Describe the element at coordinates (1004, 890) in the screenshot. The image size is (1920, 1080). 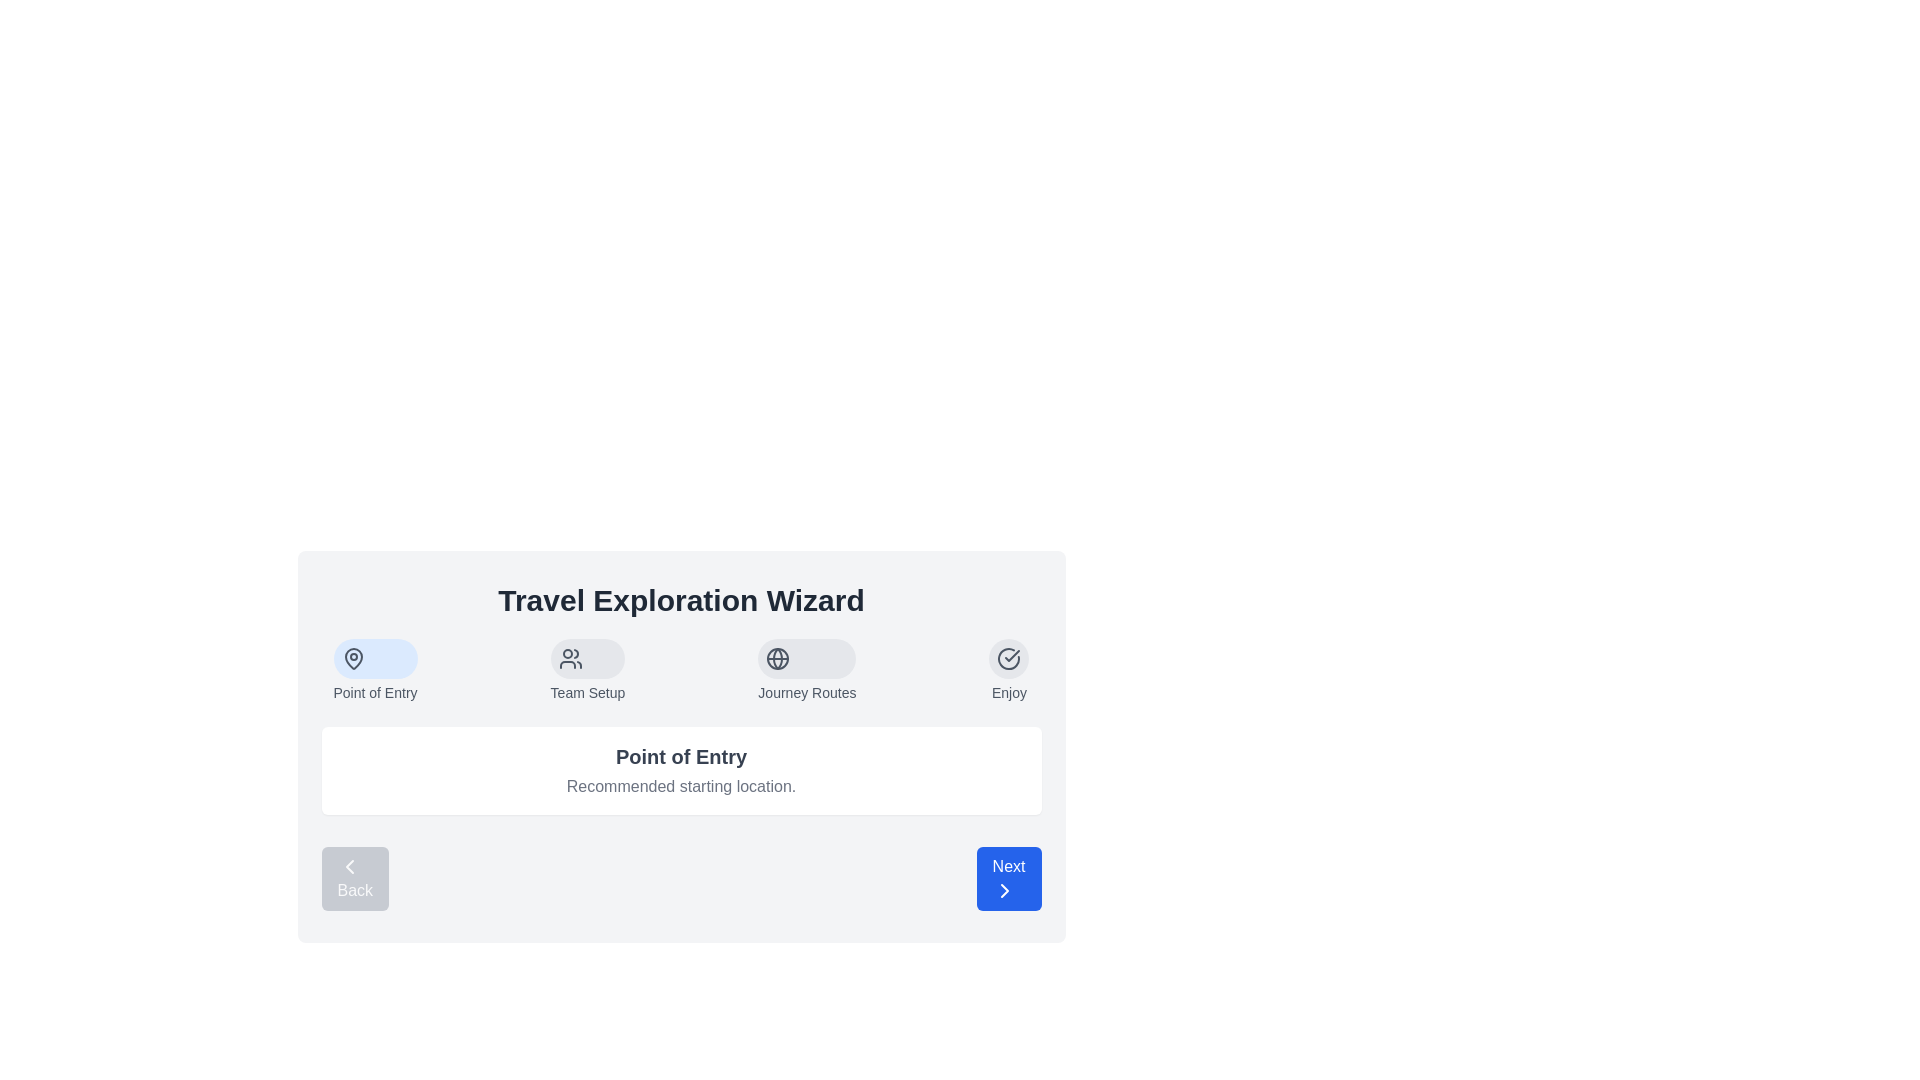
I see `the chevron icon indicating forward navigation associated with the 'Next' button at the bottom-right corner of the interface to proceed` at that location.